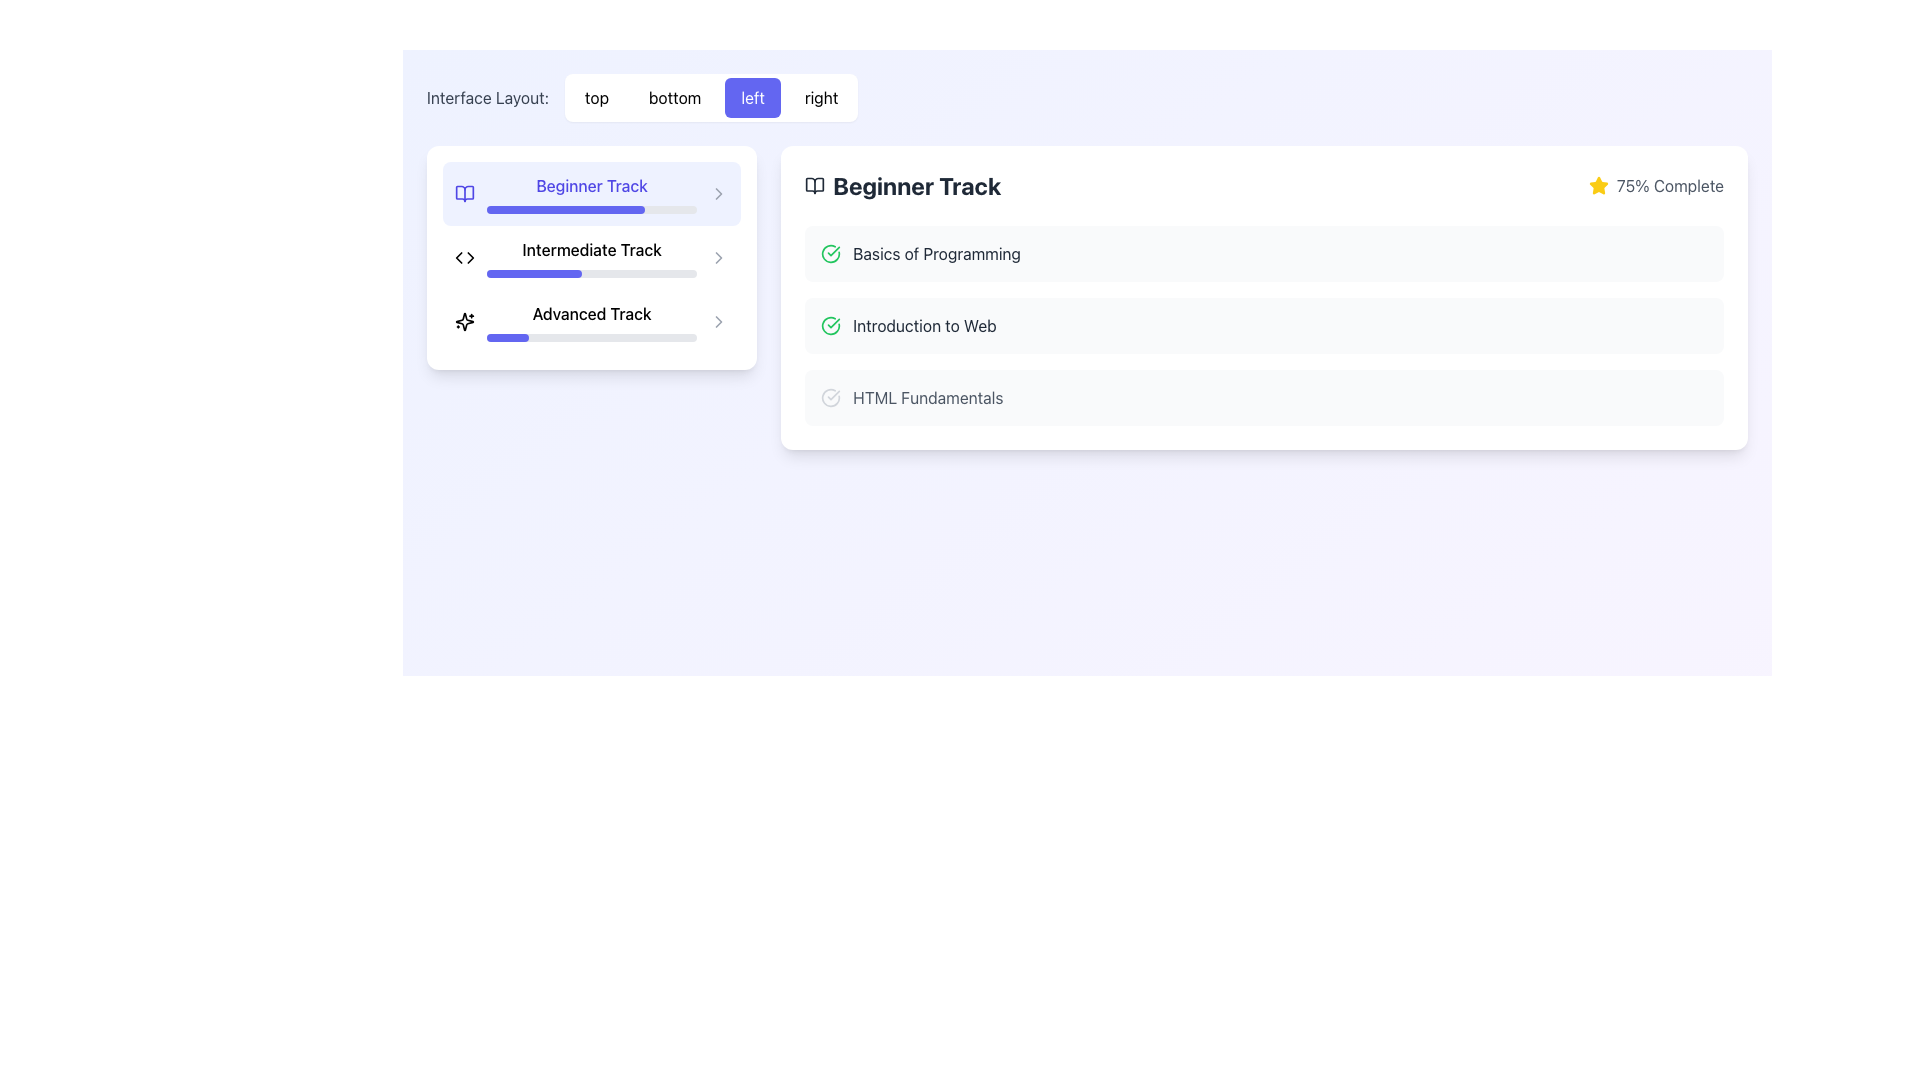  What do you see at coordinates (902, 185) in the screenshot?
I see `the 'Beginner Track' title text label with icon located in the right panel of the layout, near the top` at bounding box center [902, 185].